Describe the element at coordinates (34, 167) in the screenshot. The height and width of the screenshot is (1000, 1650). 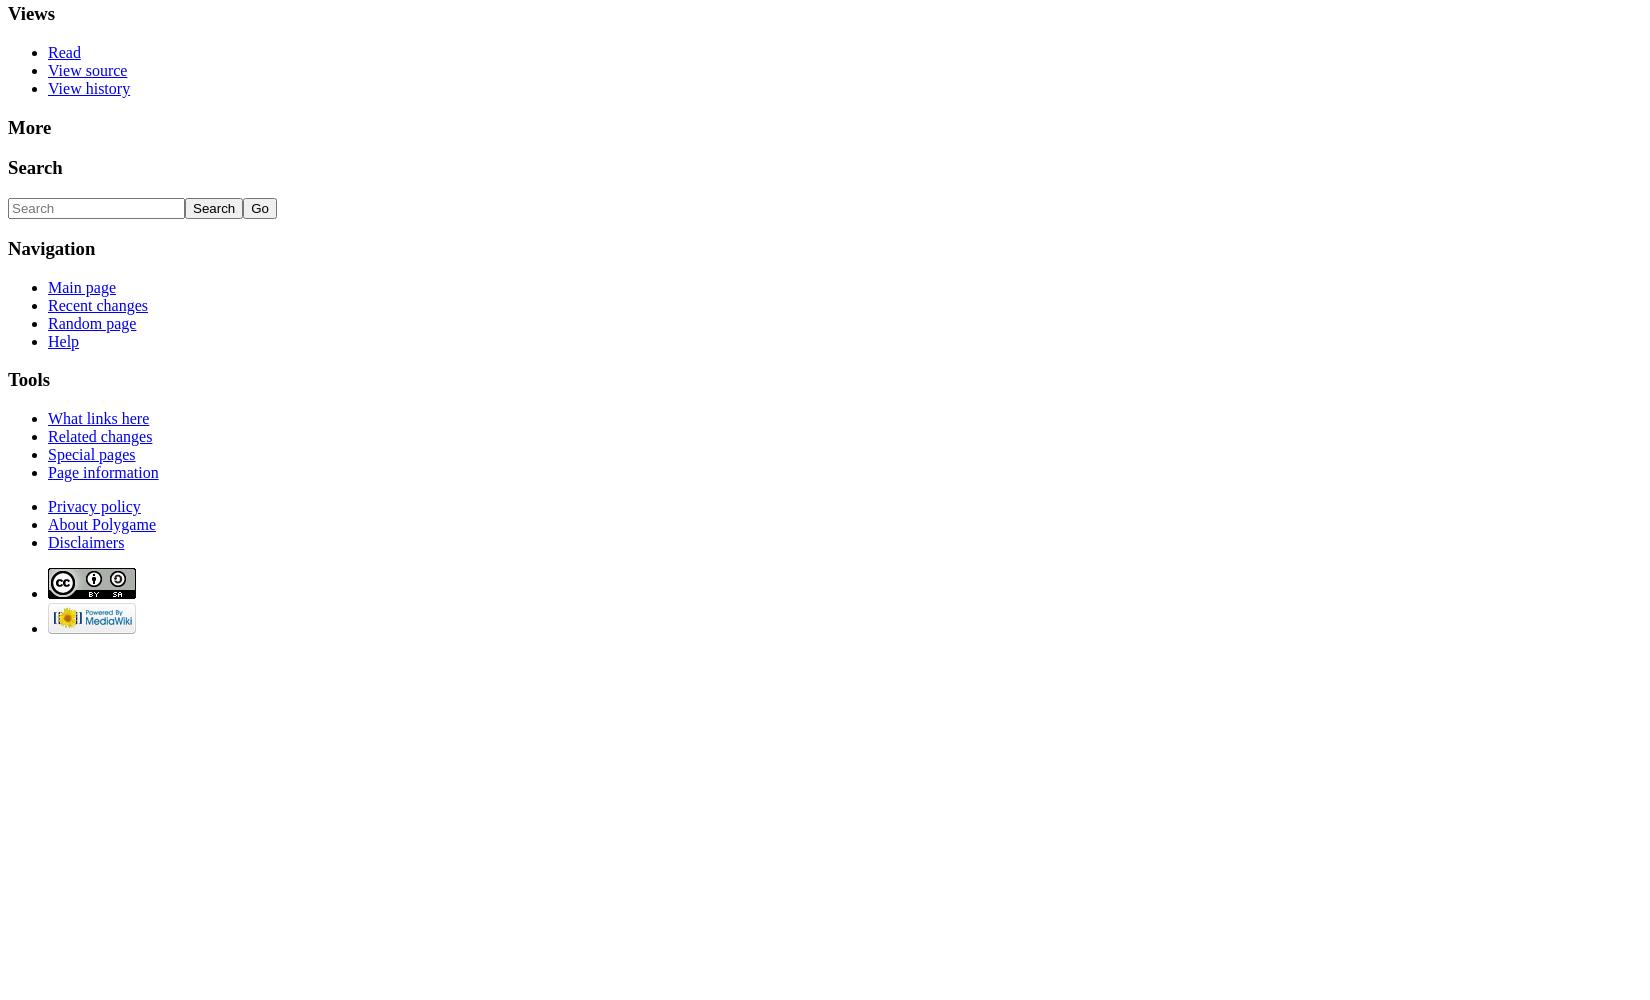
I see `'Search'` at that location.